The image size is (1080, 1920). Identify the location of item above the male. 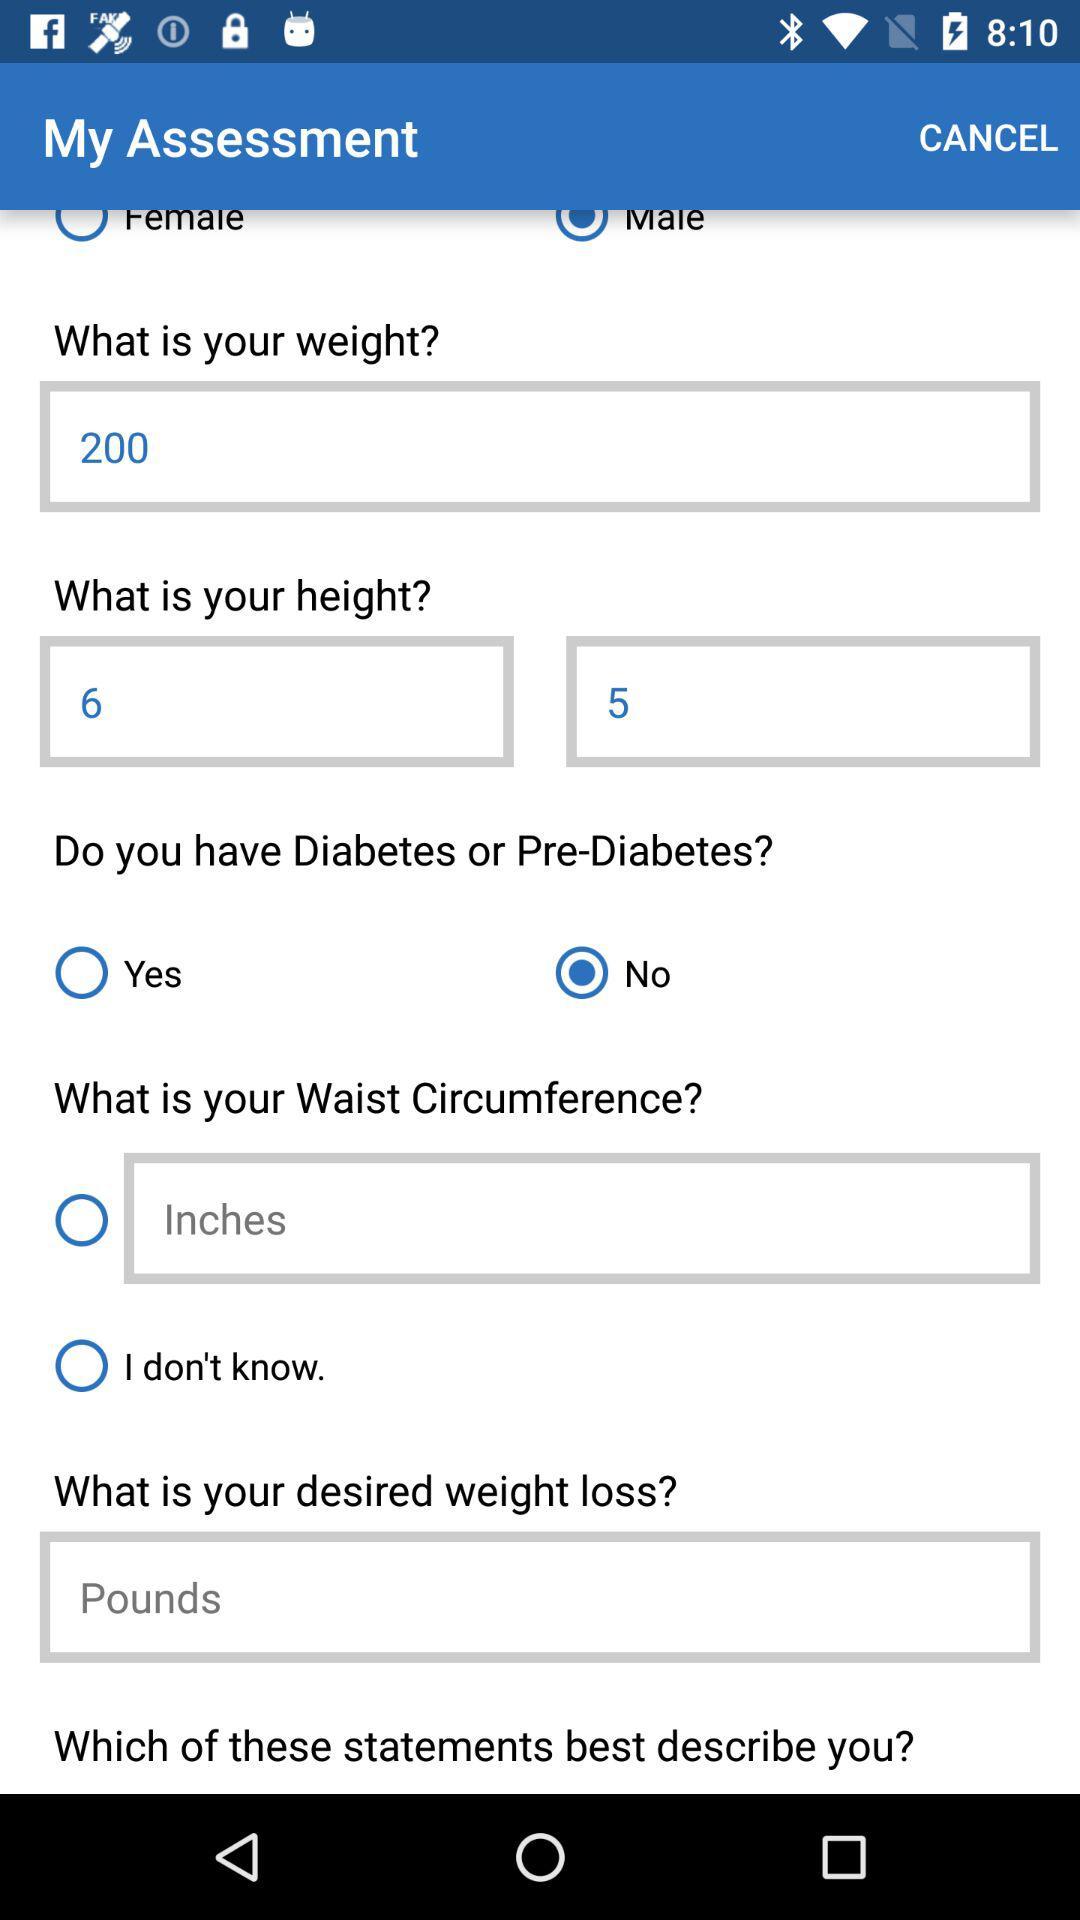
(987, 135).